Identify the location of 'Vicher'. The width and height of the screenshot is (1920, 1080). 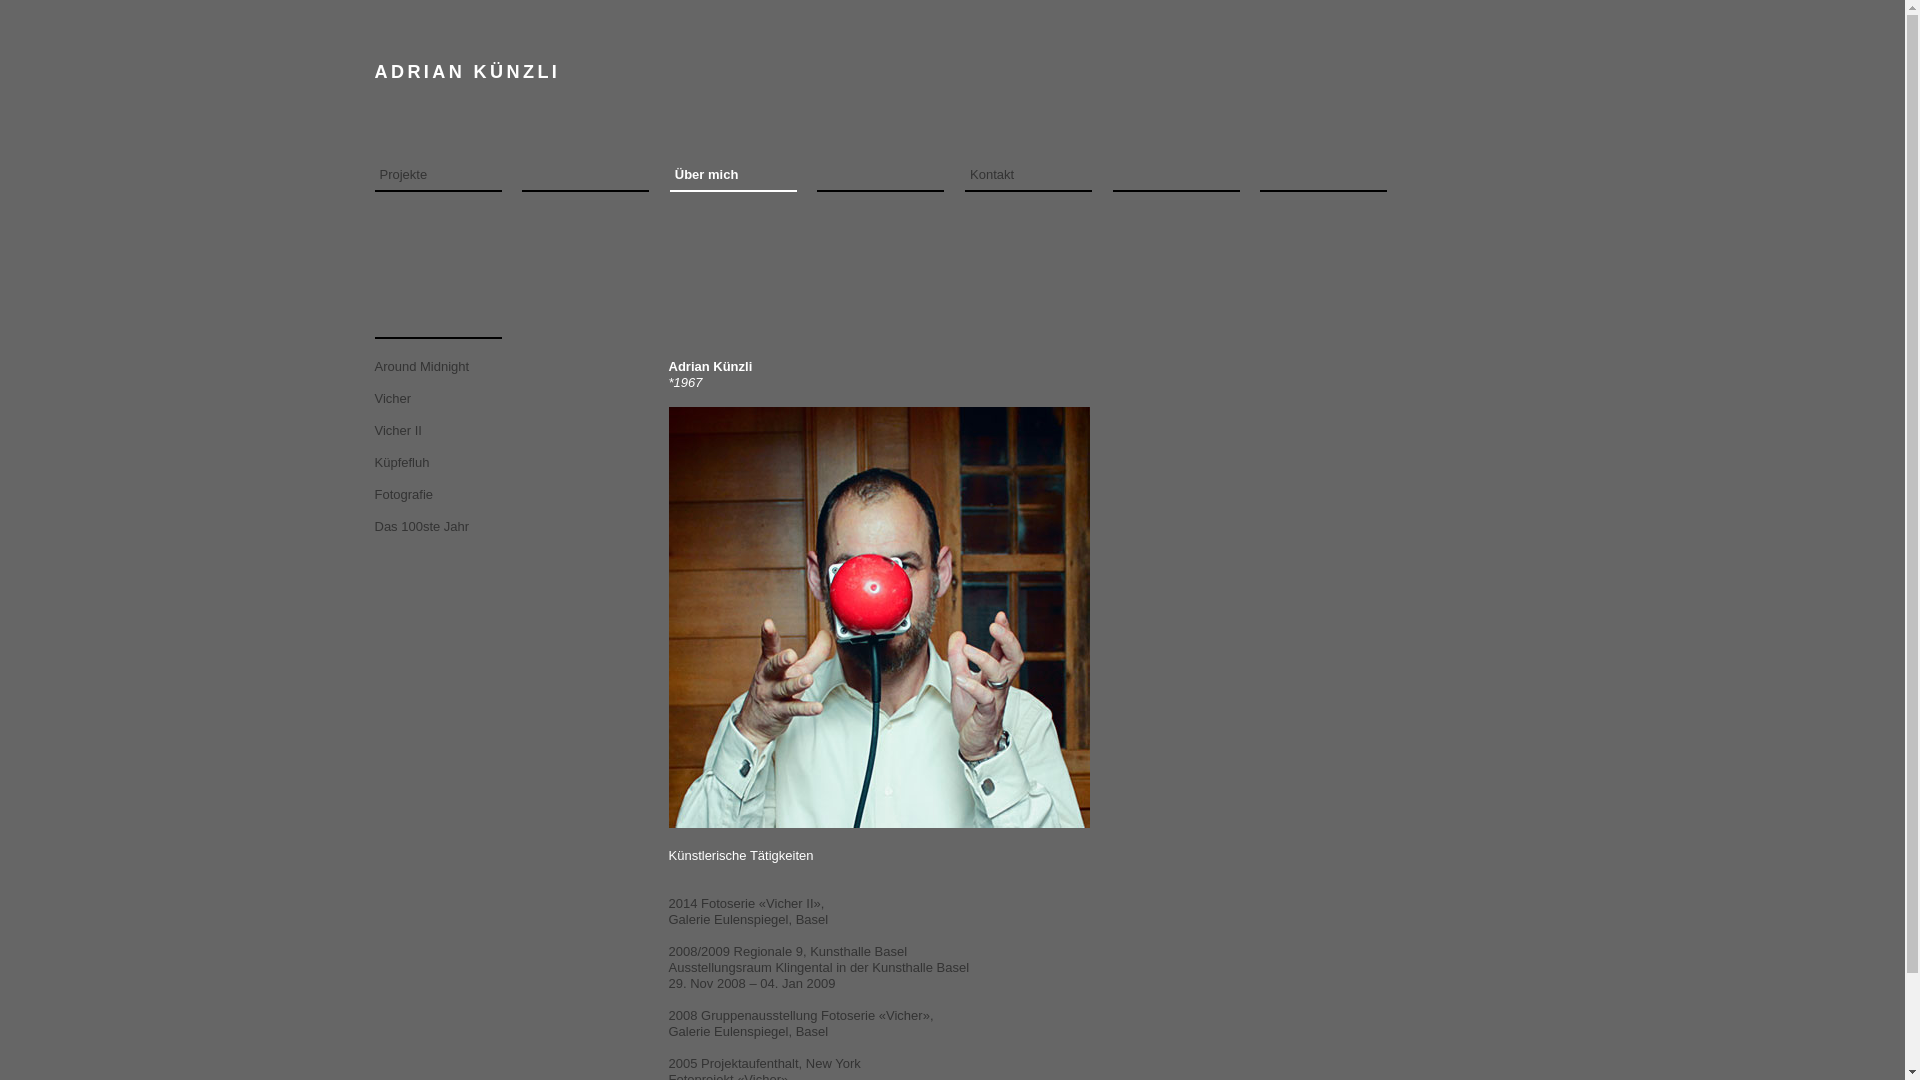
(446, 398).